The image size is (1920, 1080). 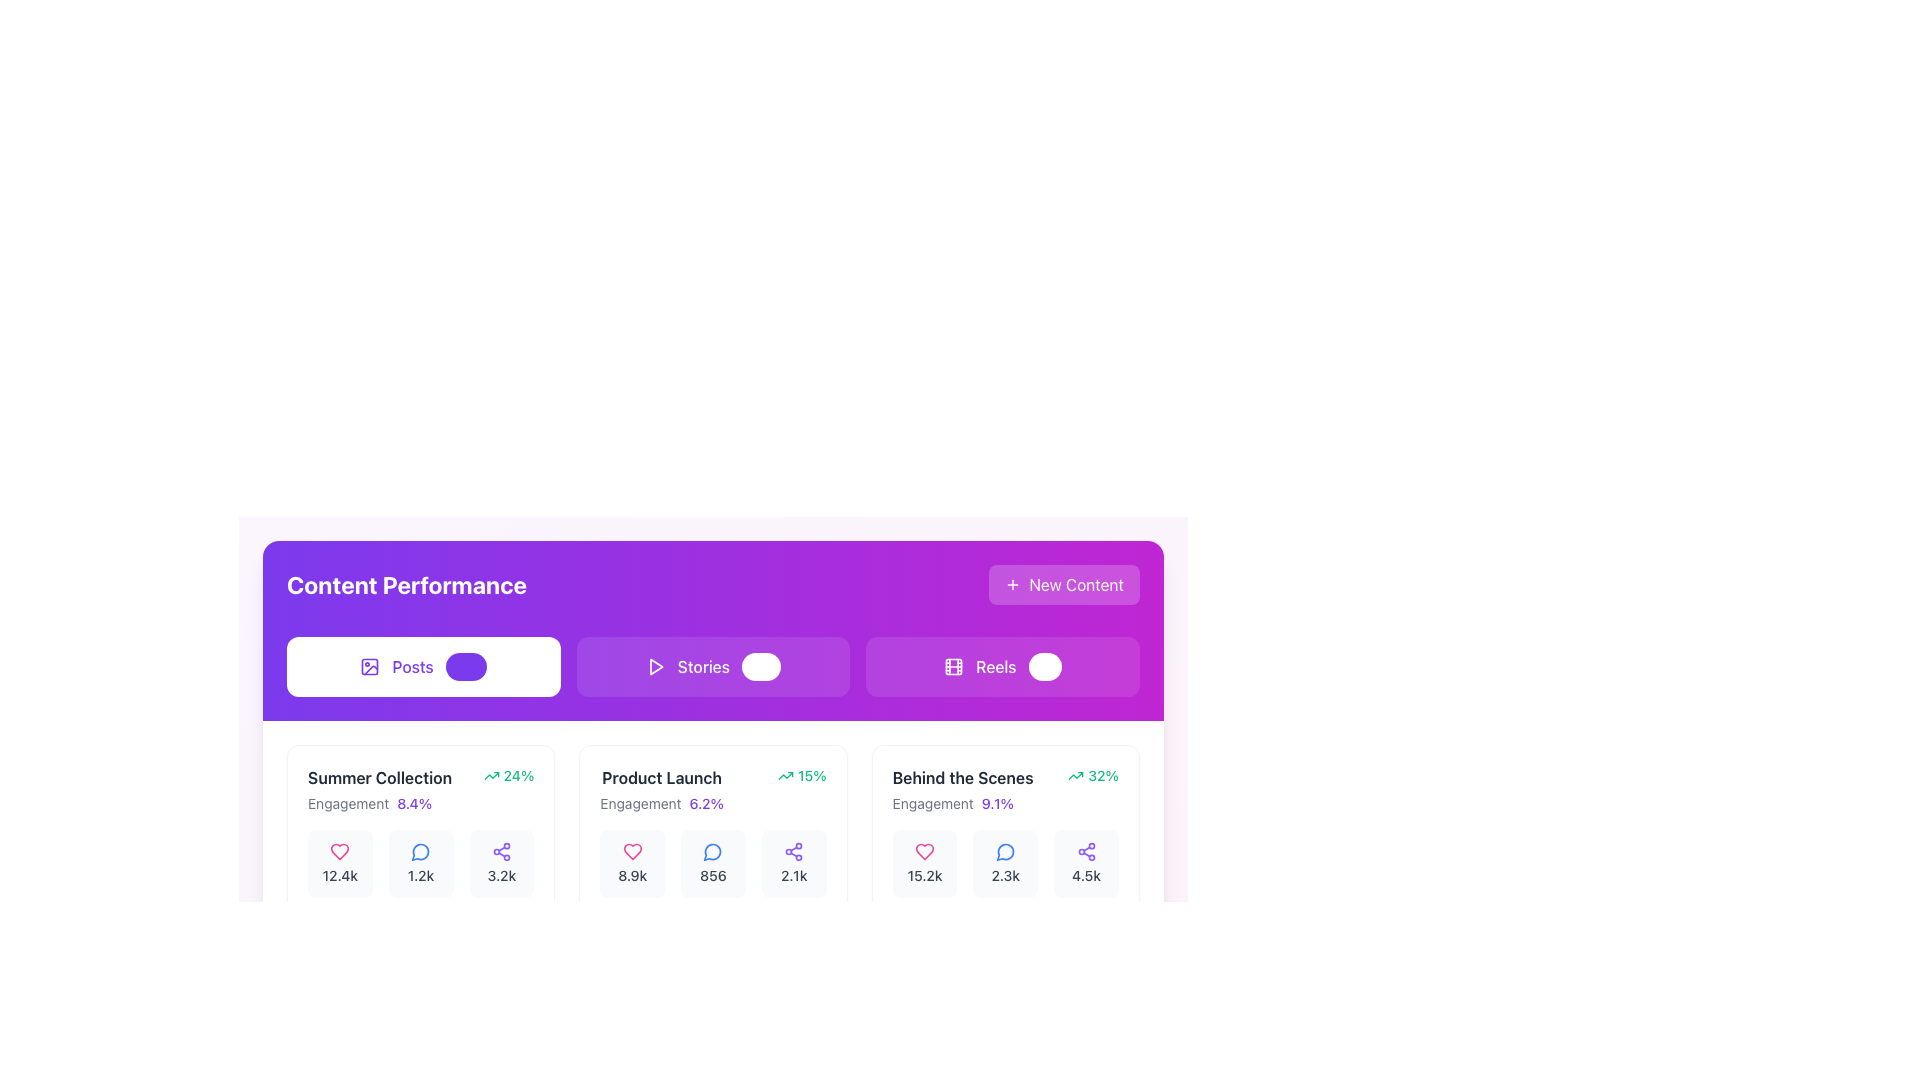 I want to click on the circular blue outlined comment icon located in the 'Product Launch' column of the 'Content Performance' section, so click(x=713, y=852).